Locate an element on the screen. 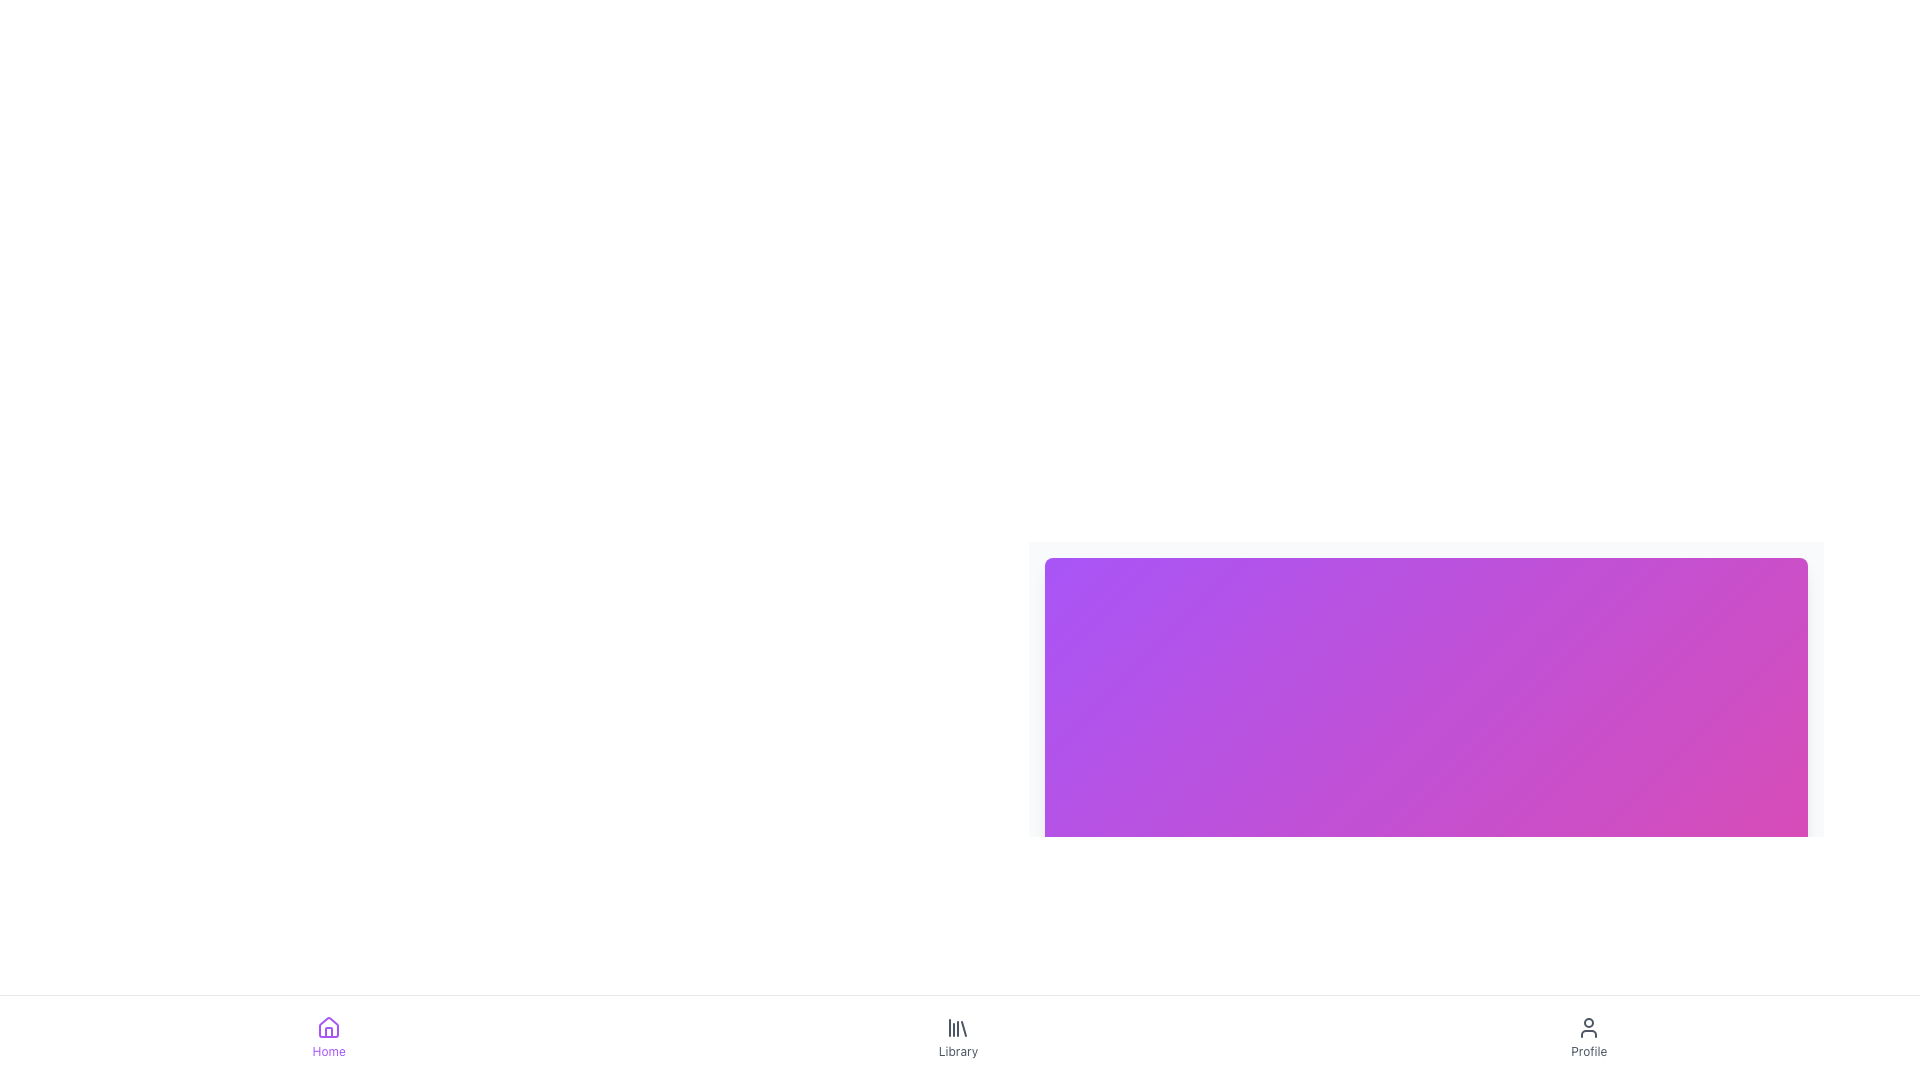 The height and width of the screenshot is (1080, 1920). the 'Library' navigation button located in the bottom navigation bar is located at coordinates (960, 1036).